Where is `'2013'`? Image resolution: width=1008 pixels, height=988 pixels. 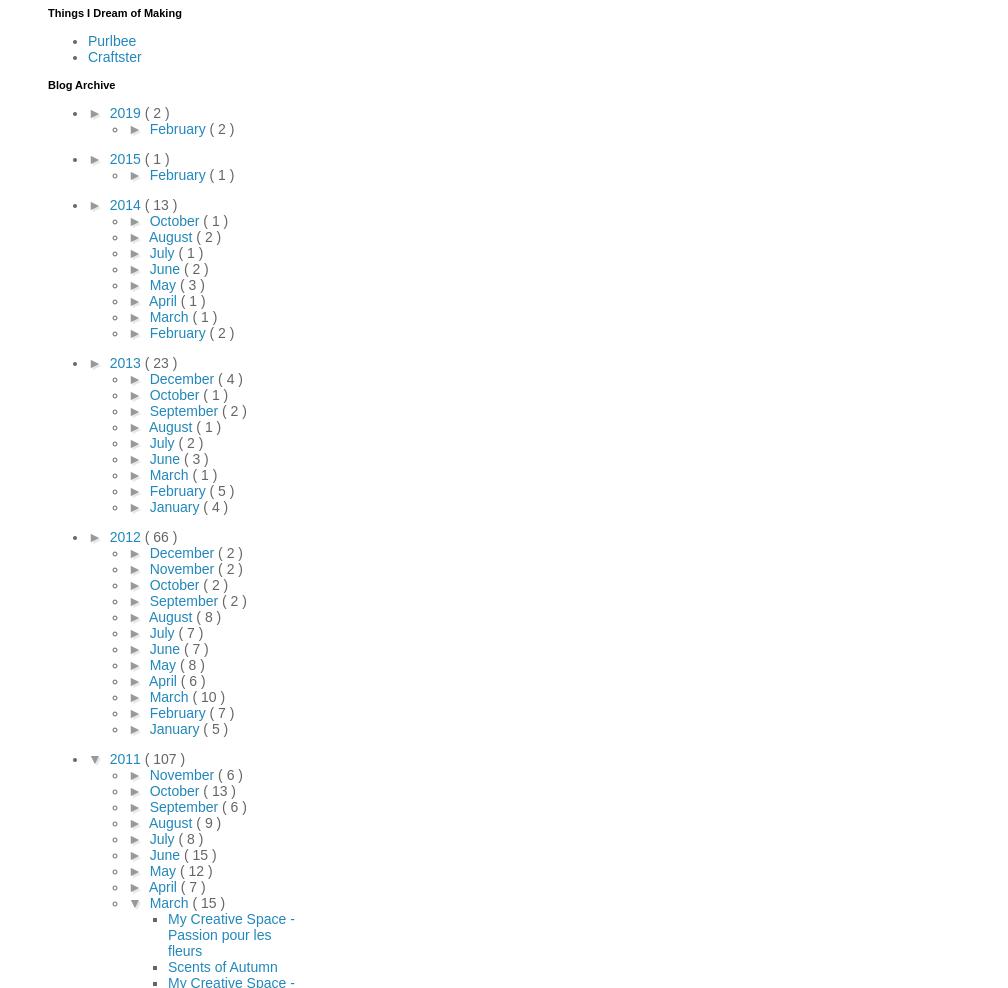
'2013' is located at coordinates (126, 362).